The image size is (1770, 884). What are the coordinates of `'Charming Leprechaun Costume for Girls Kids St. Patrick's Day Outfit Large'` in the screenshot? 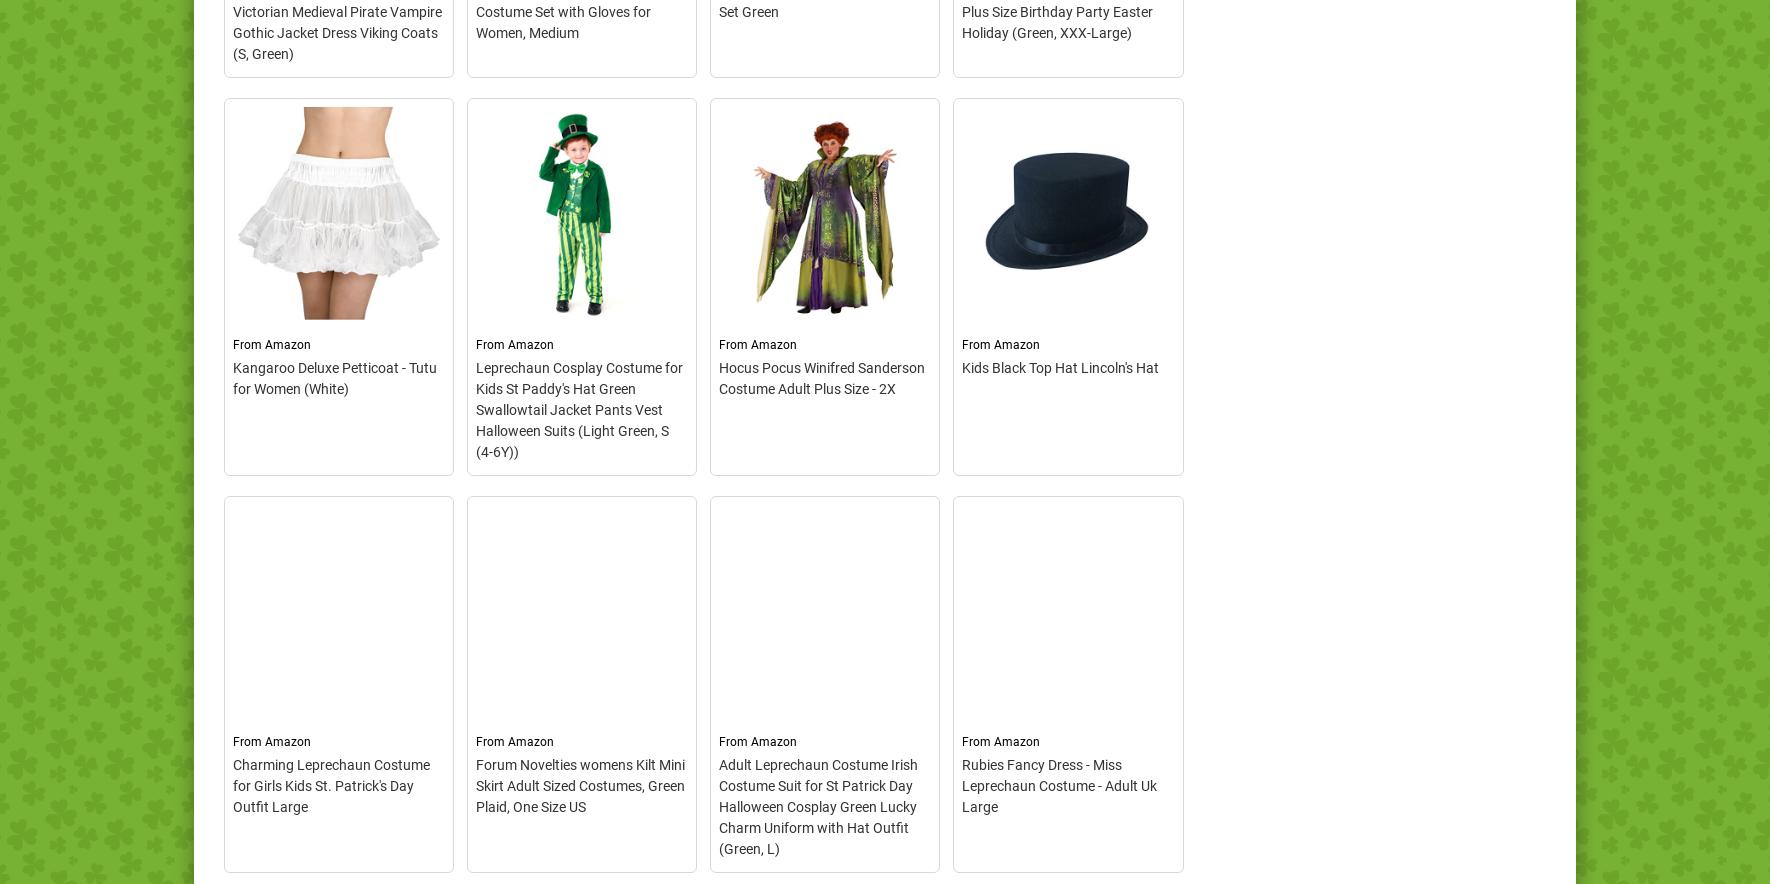 It's located at (330, 783).